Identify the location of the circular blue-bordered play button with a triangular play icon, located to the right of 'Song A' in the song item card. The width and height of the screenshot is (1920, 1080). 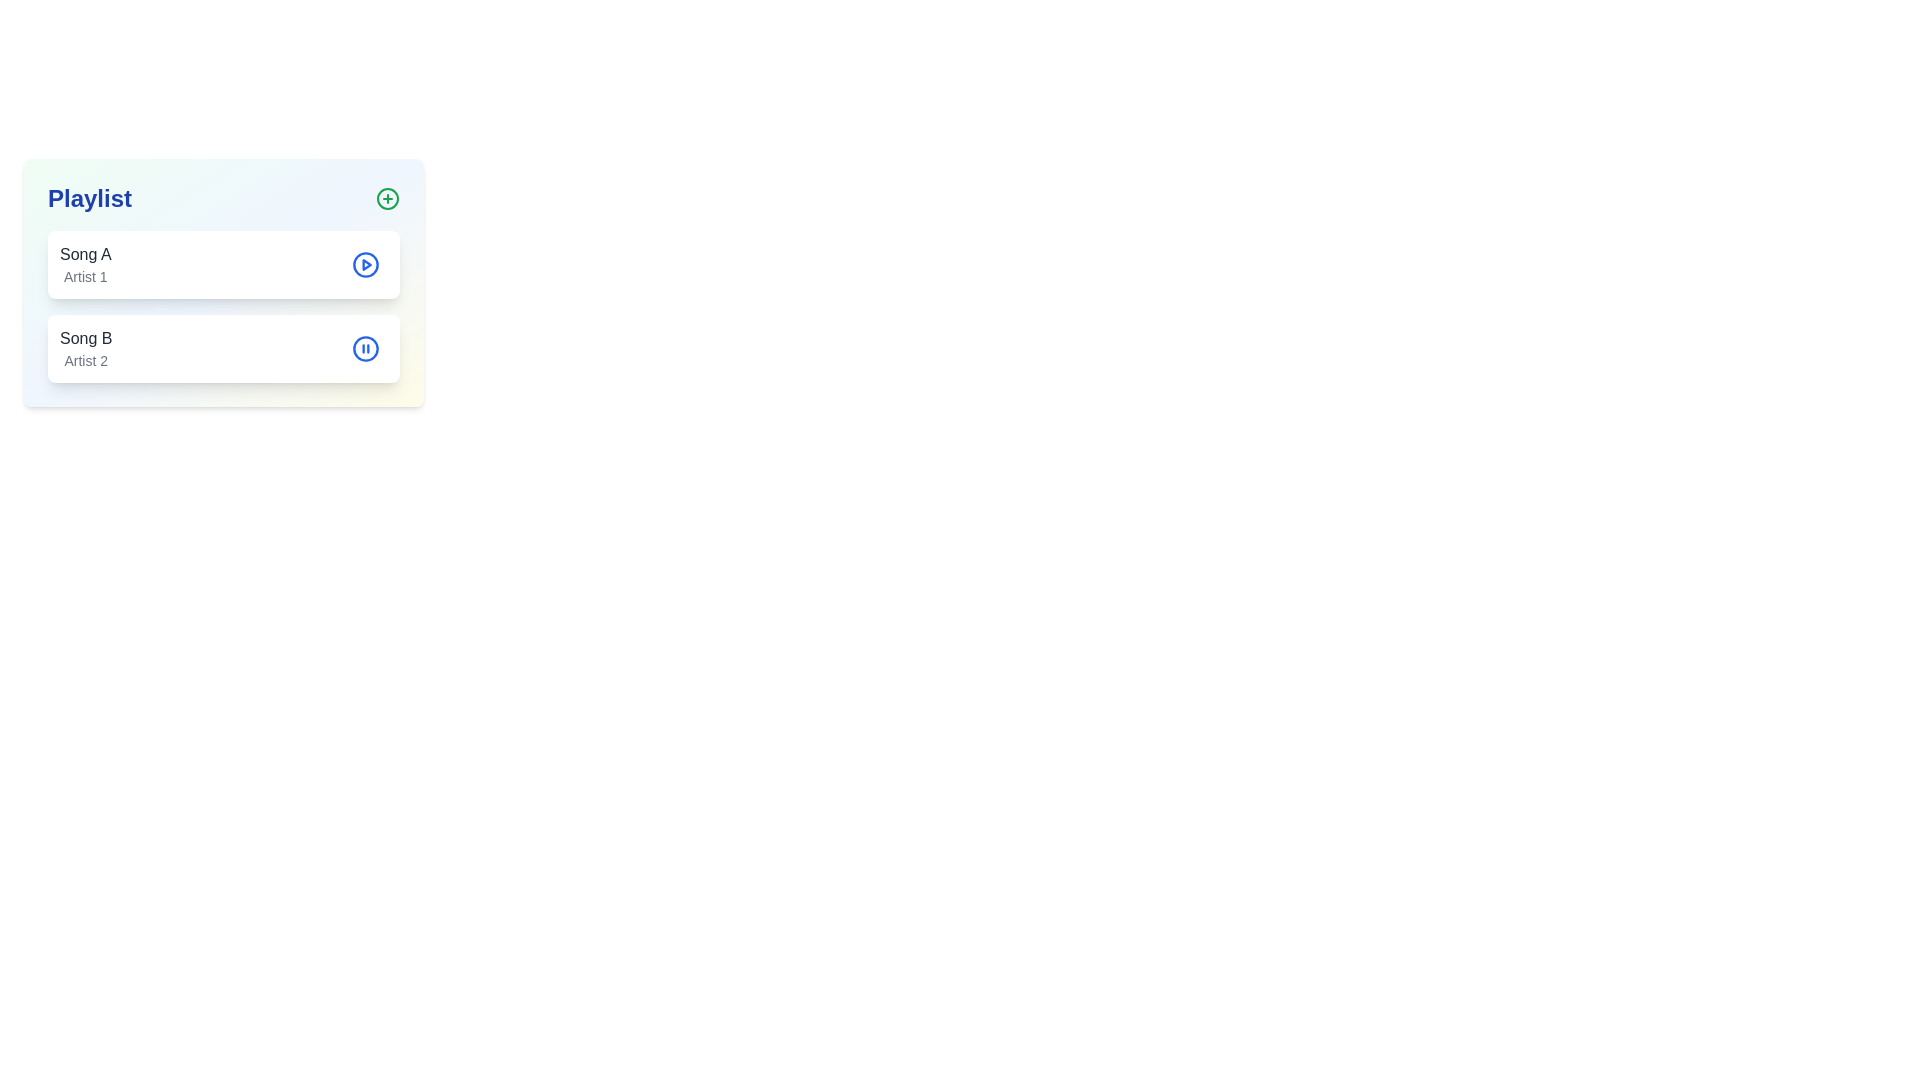
(365, 264).